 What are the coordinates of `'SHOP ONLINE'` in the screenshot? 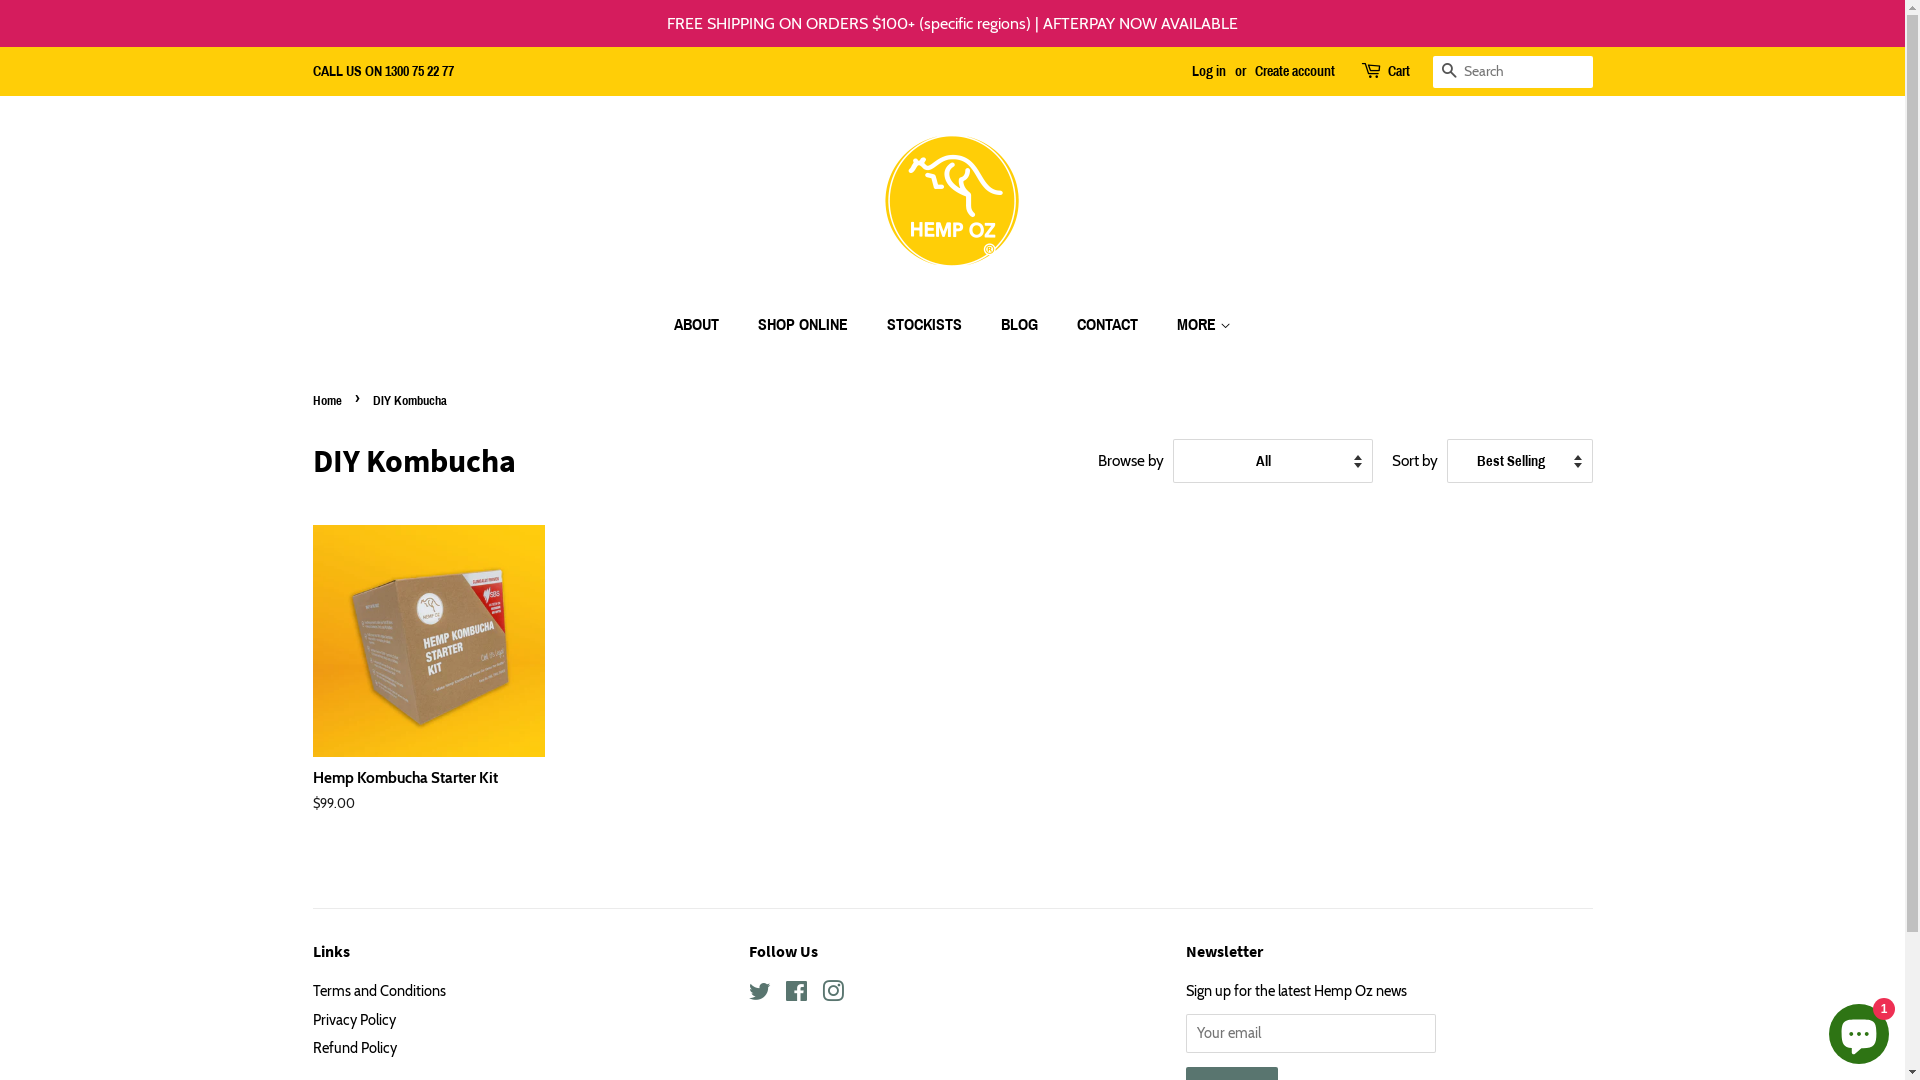 It's located at (805, 323).